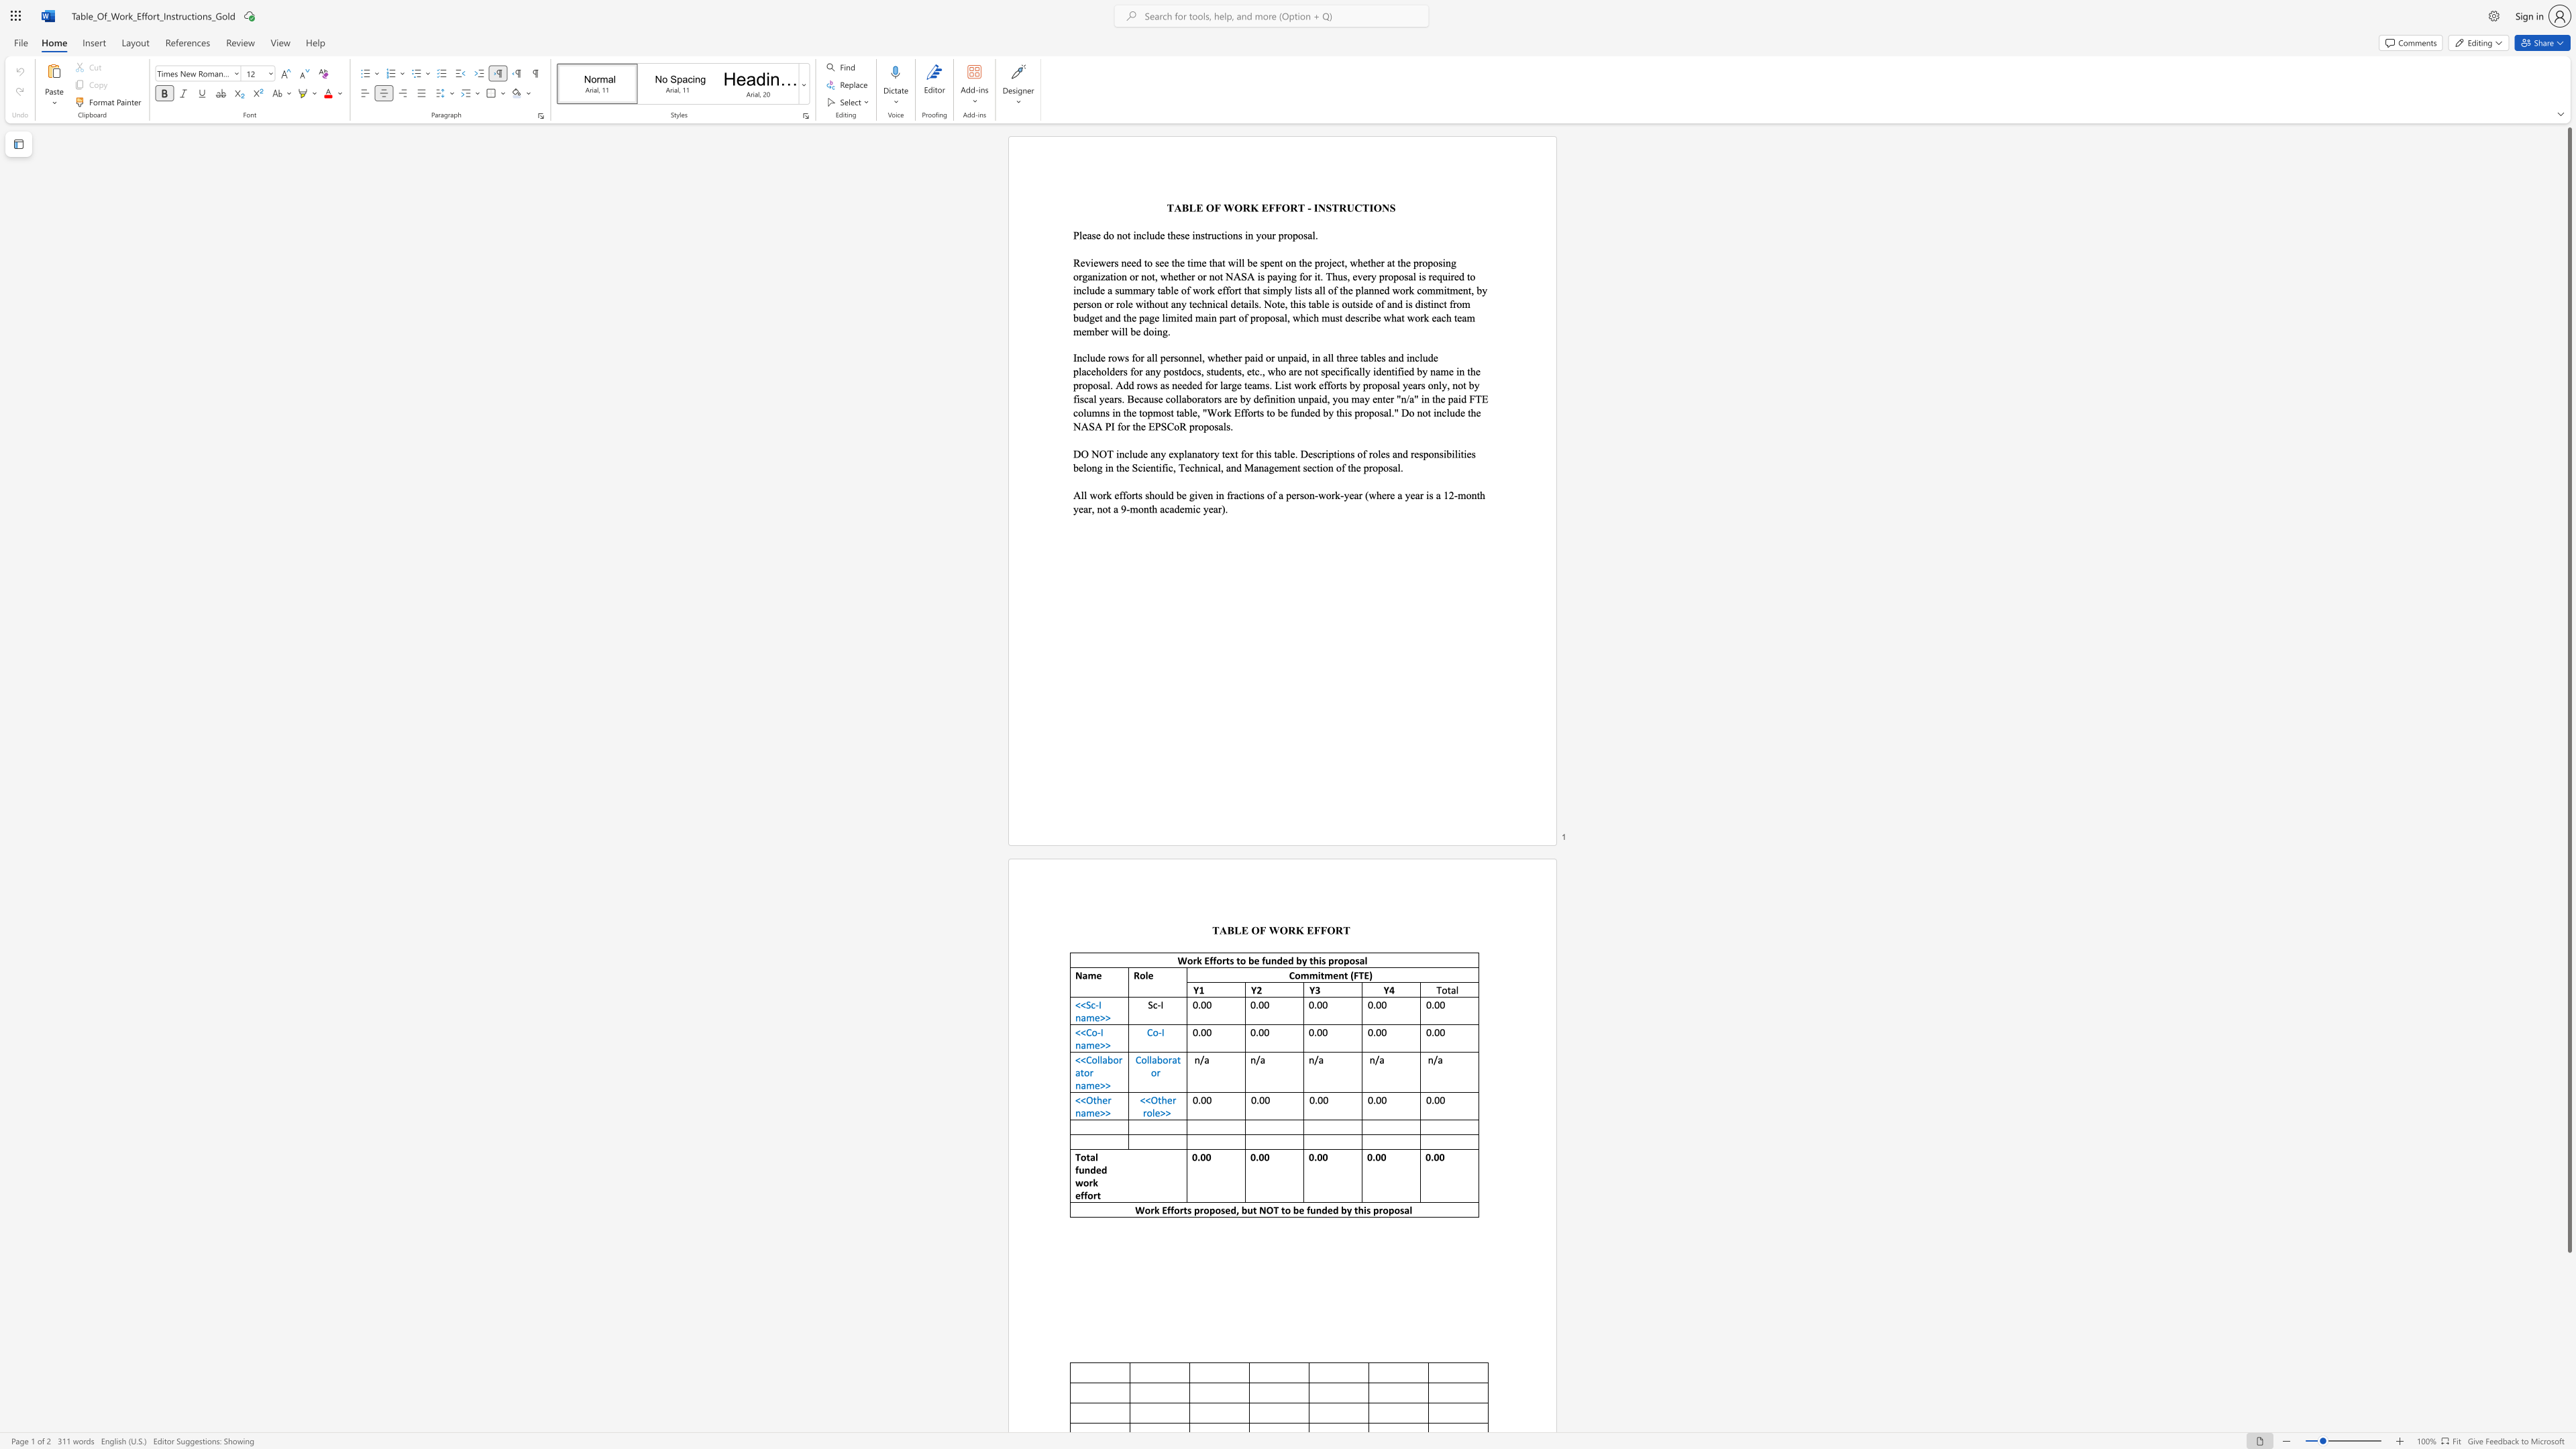  What do you see at coordinates (2568, 1381) in the screenshot?
I see `the side scrollbar to bring the page down` at bounding box center [2568, 1381].